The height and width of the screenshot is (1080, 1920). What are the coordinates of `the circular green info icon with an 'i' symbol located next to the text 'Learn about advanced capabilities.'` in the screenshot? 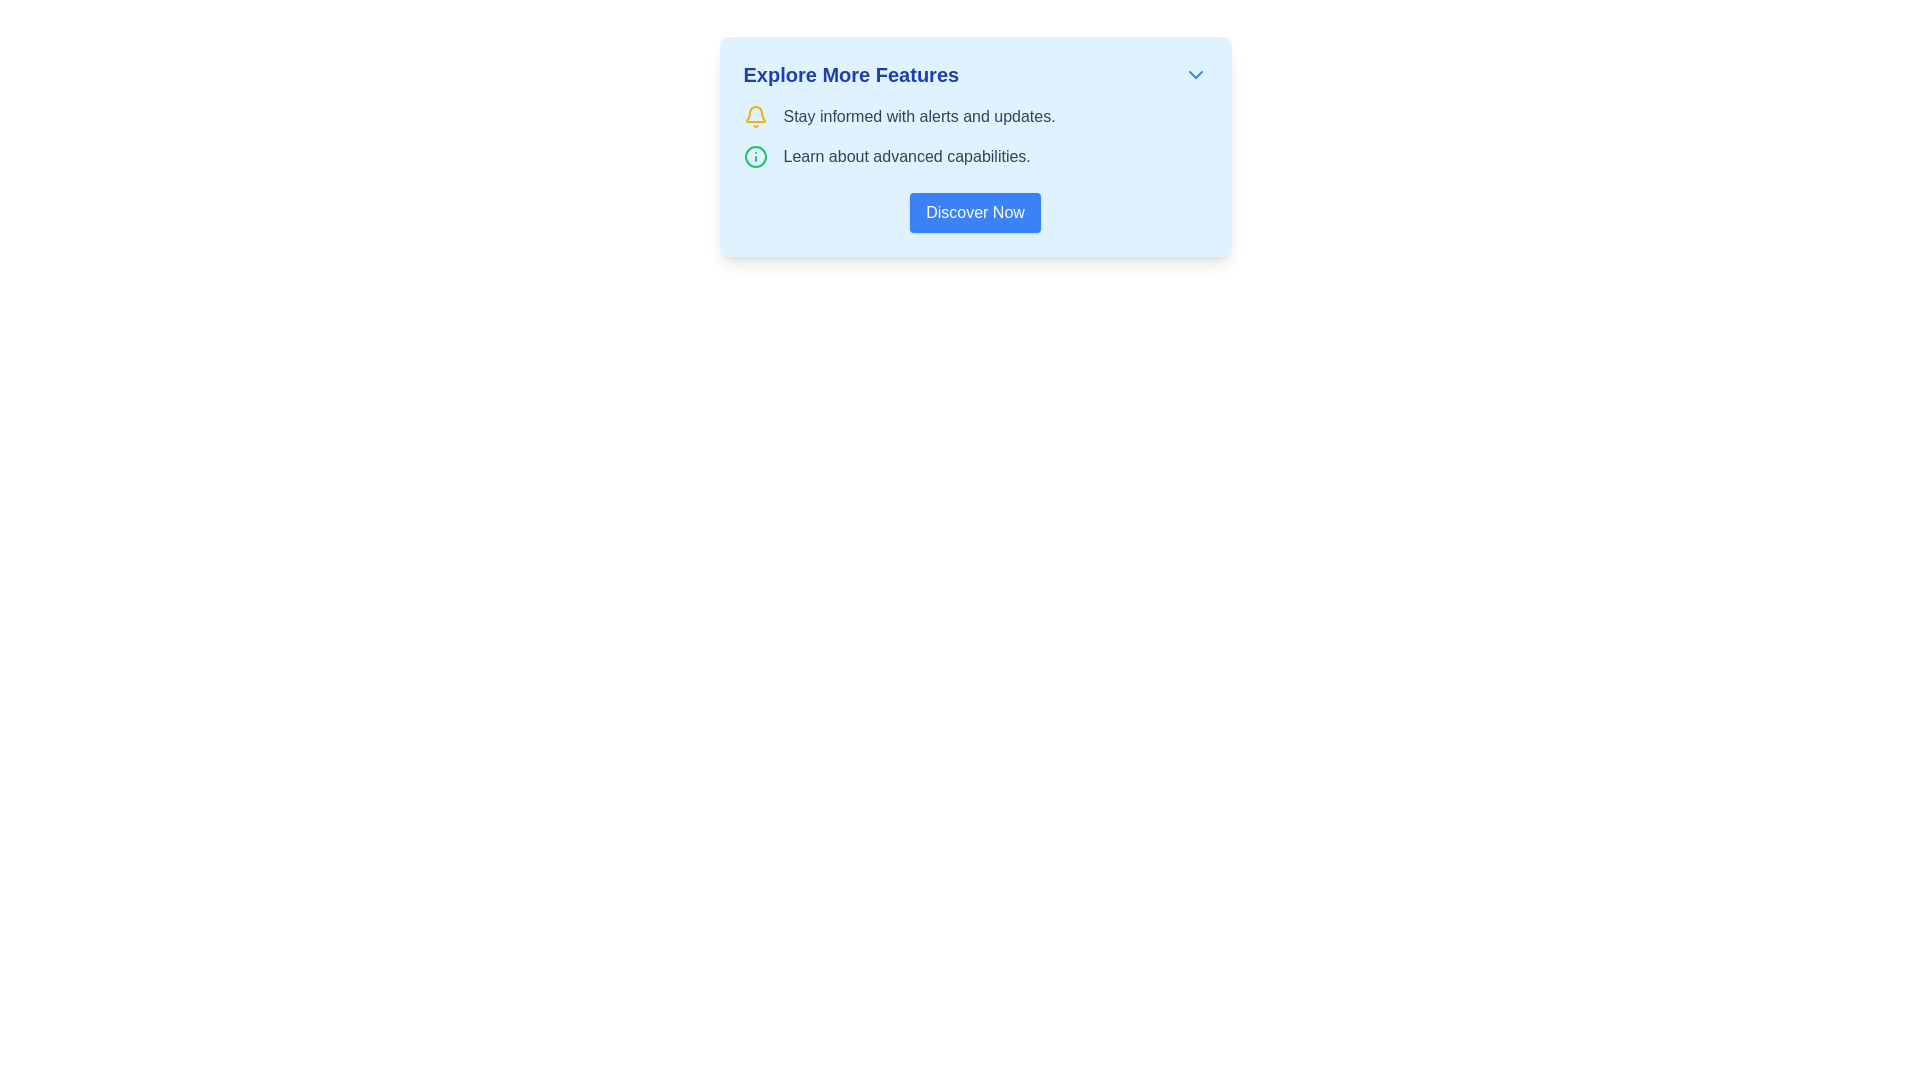 It's located at (754, 156).